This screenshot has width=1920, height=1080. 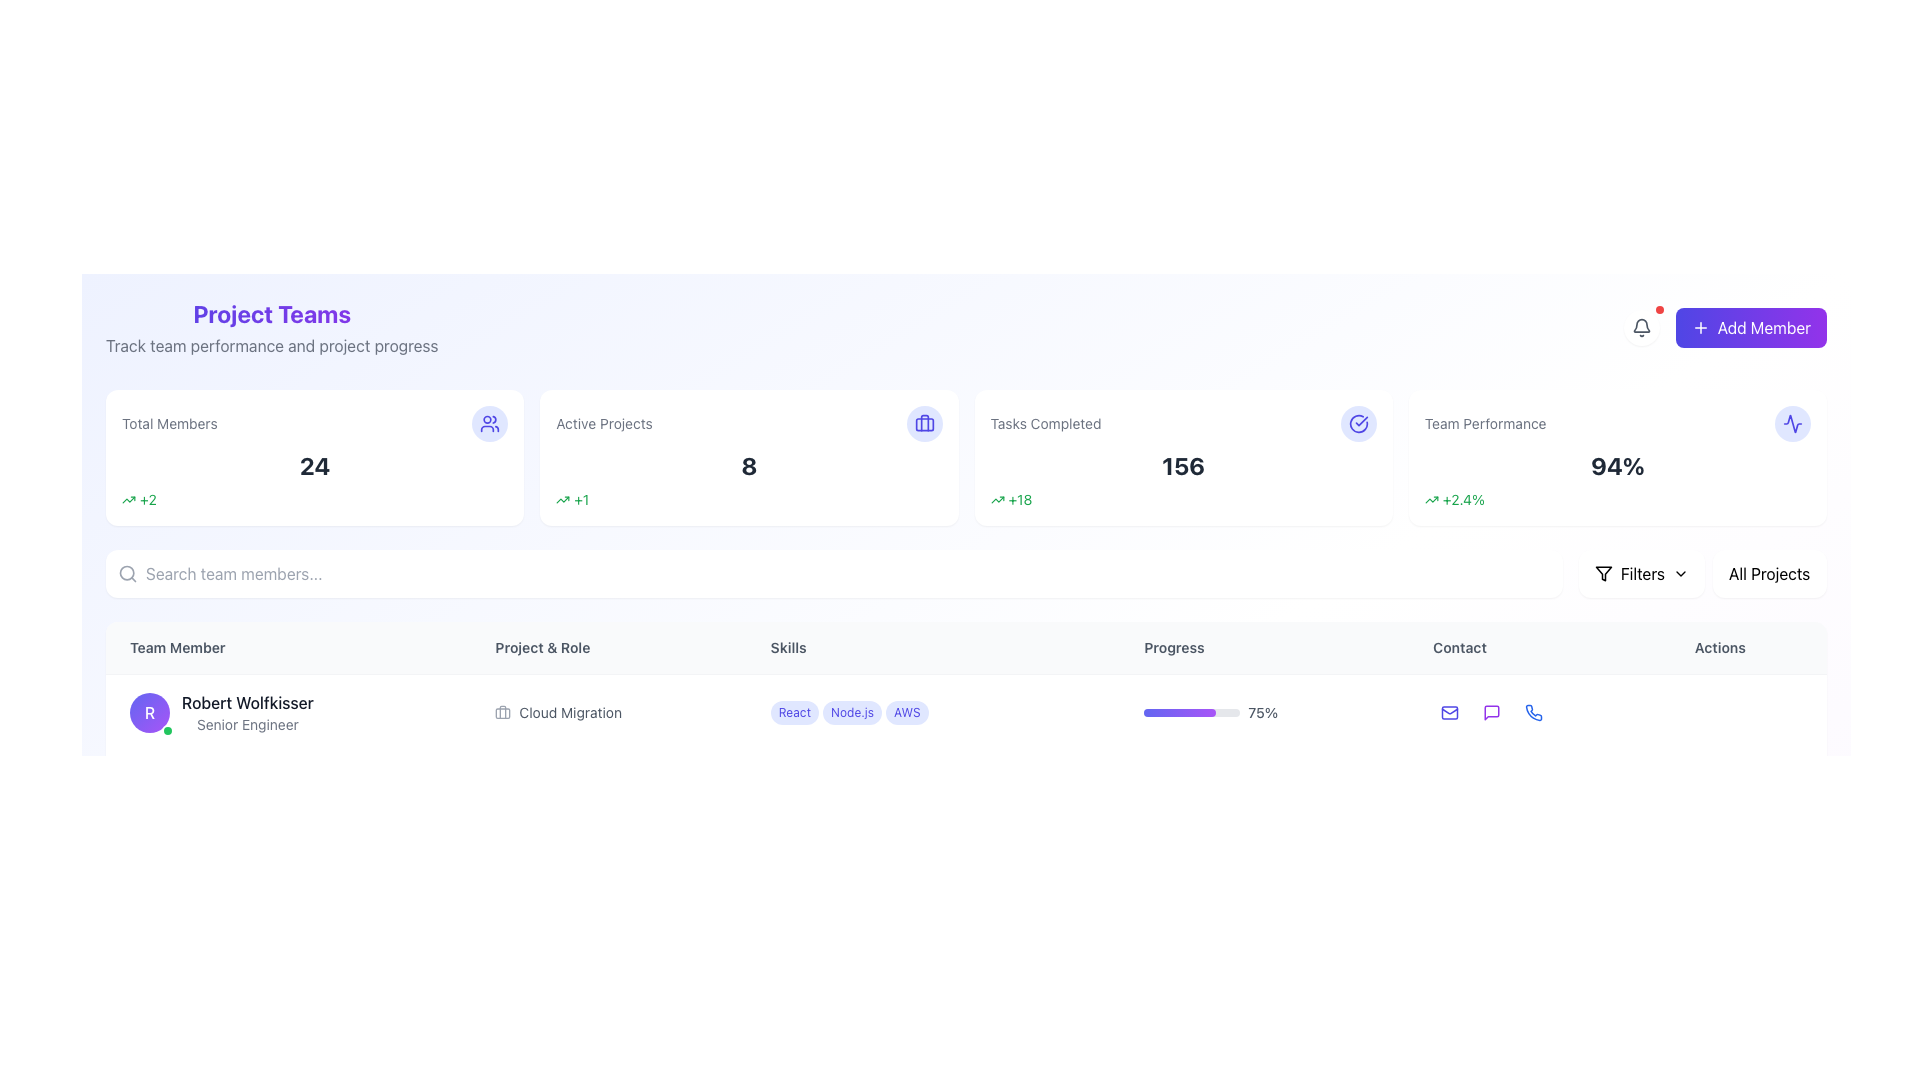 What do you see at coordinates (1793, 423) in the screenshot?
I see `the appearance of the indigo zigzag pattern icon located in the upper-right corner of the 'Team Performance' card` at bounding box center [1793, 423].